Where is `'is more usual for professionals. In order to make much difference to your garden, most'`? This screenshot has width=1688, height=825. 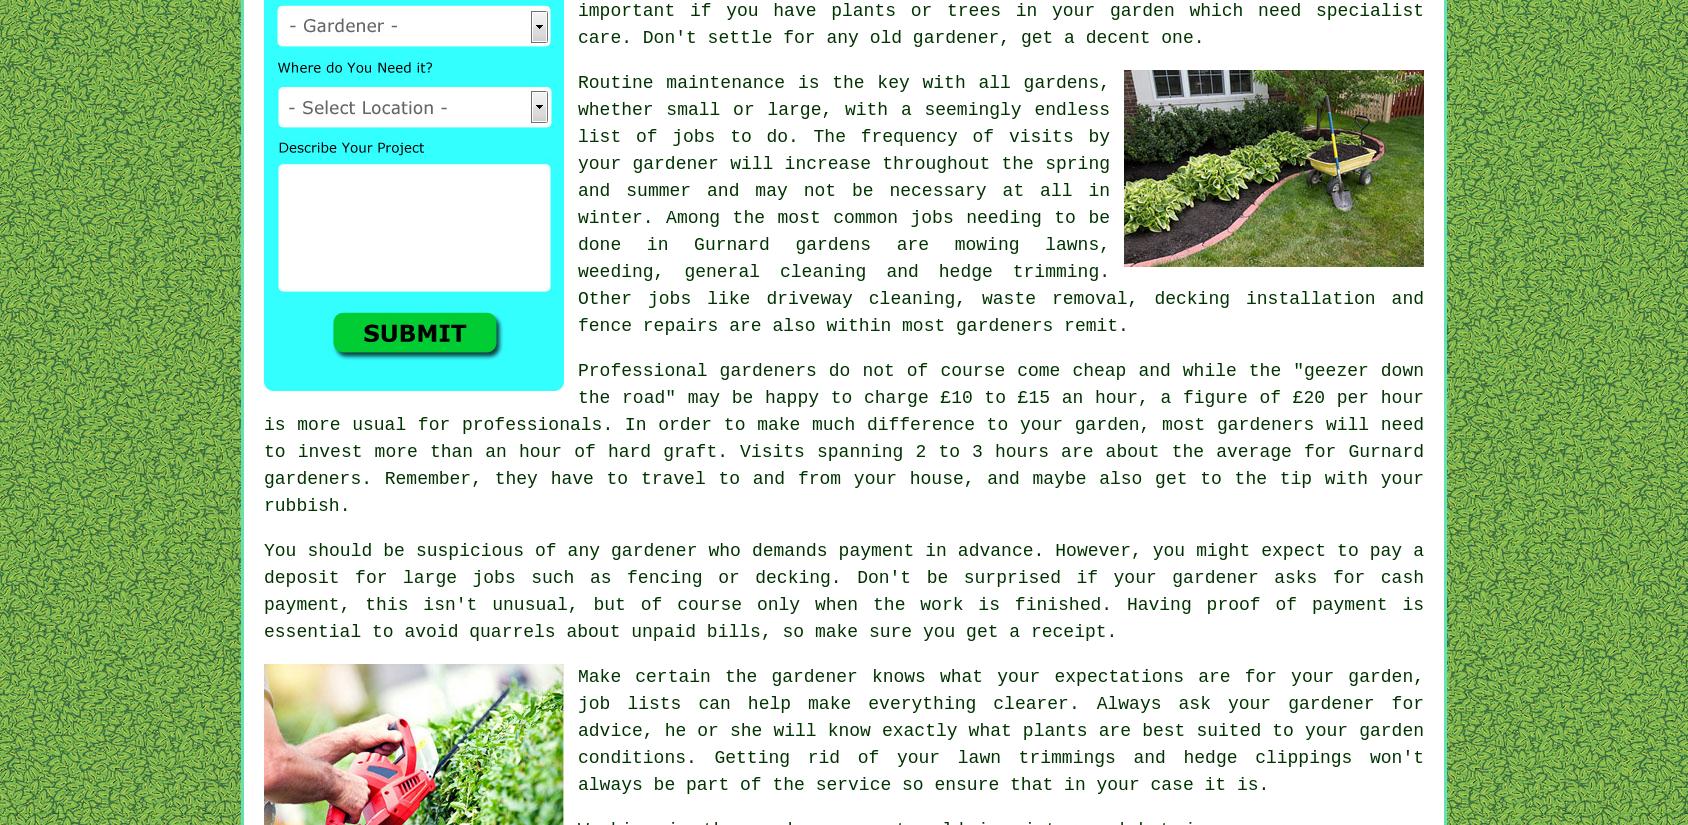
'is more usual for professionals. In order to make much difference to your garden, most' is located at coordinates (740, 425).